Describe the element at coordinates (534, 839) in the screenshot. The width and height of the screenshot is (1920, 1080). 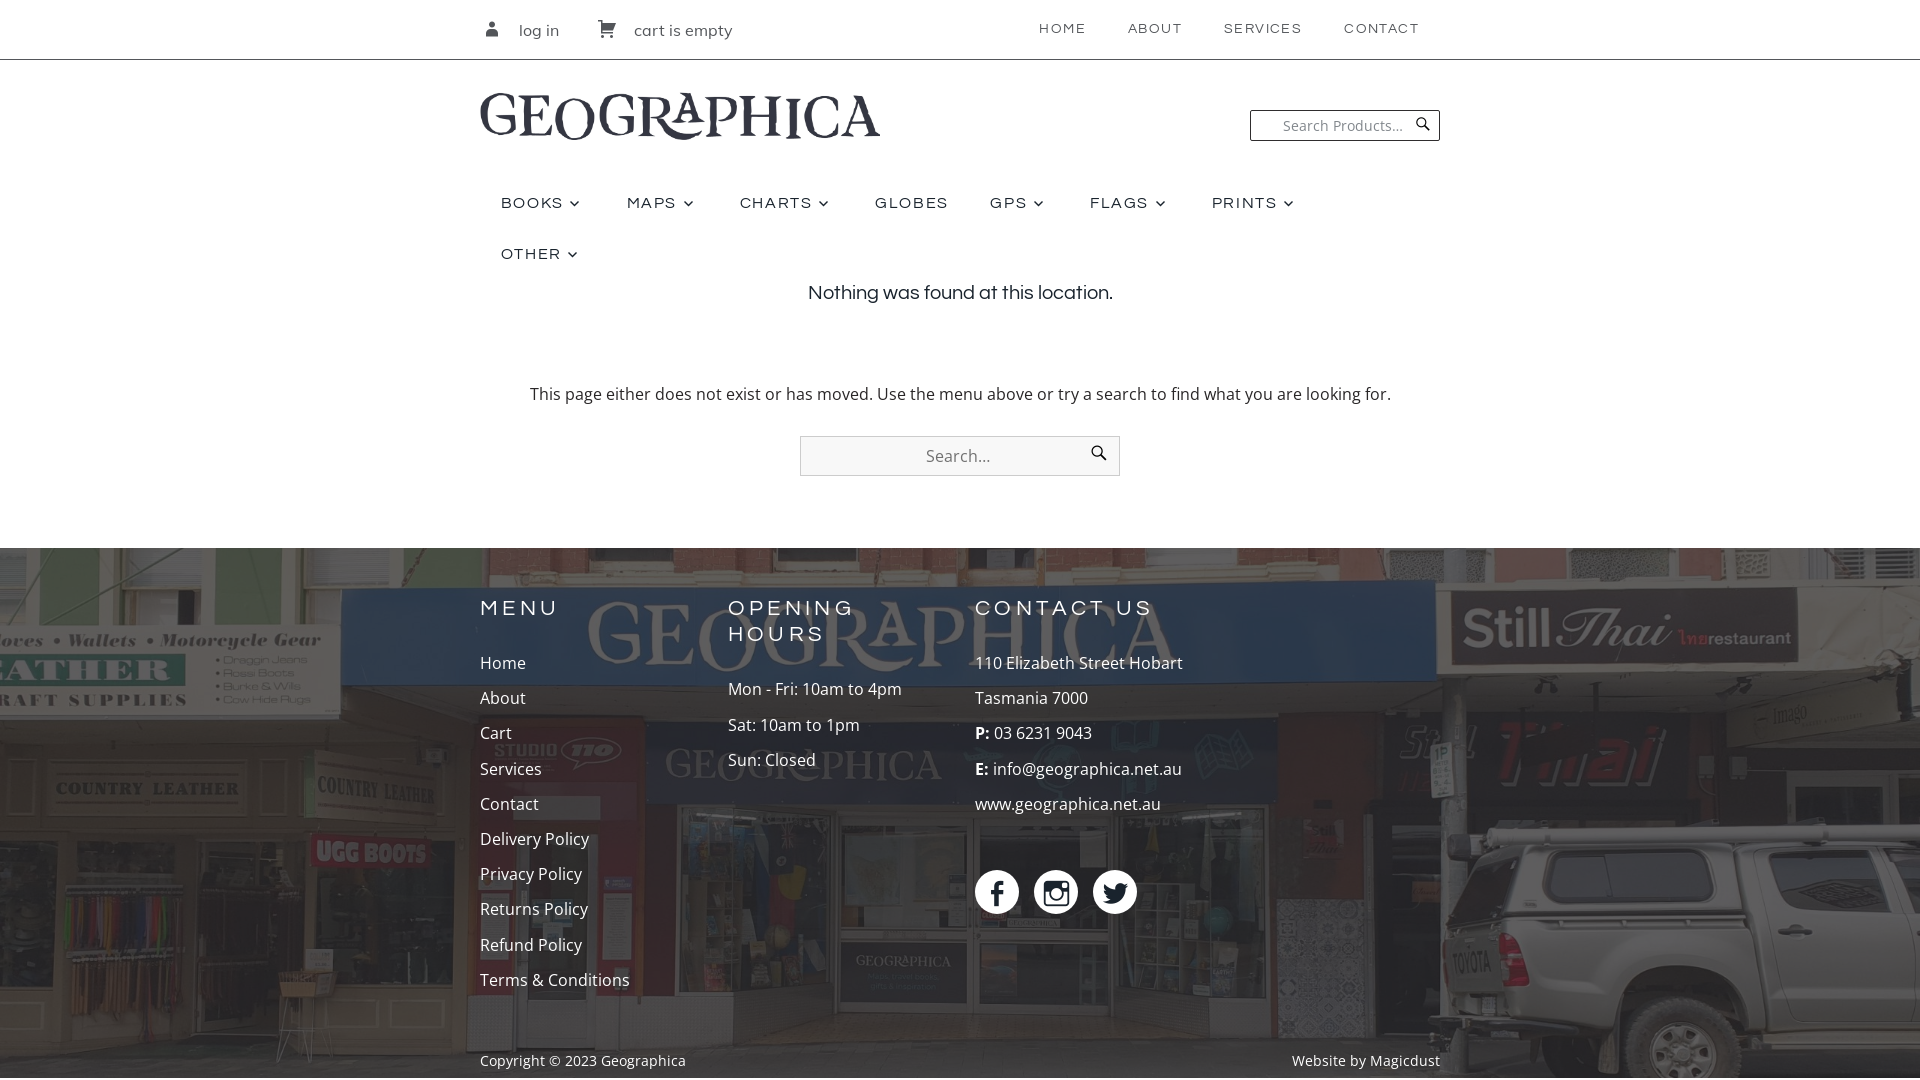
I see `'Delivery Policy'` at that location.